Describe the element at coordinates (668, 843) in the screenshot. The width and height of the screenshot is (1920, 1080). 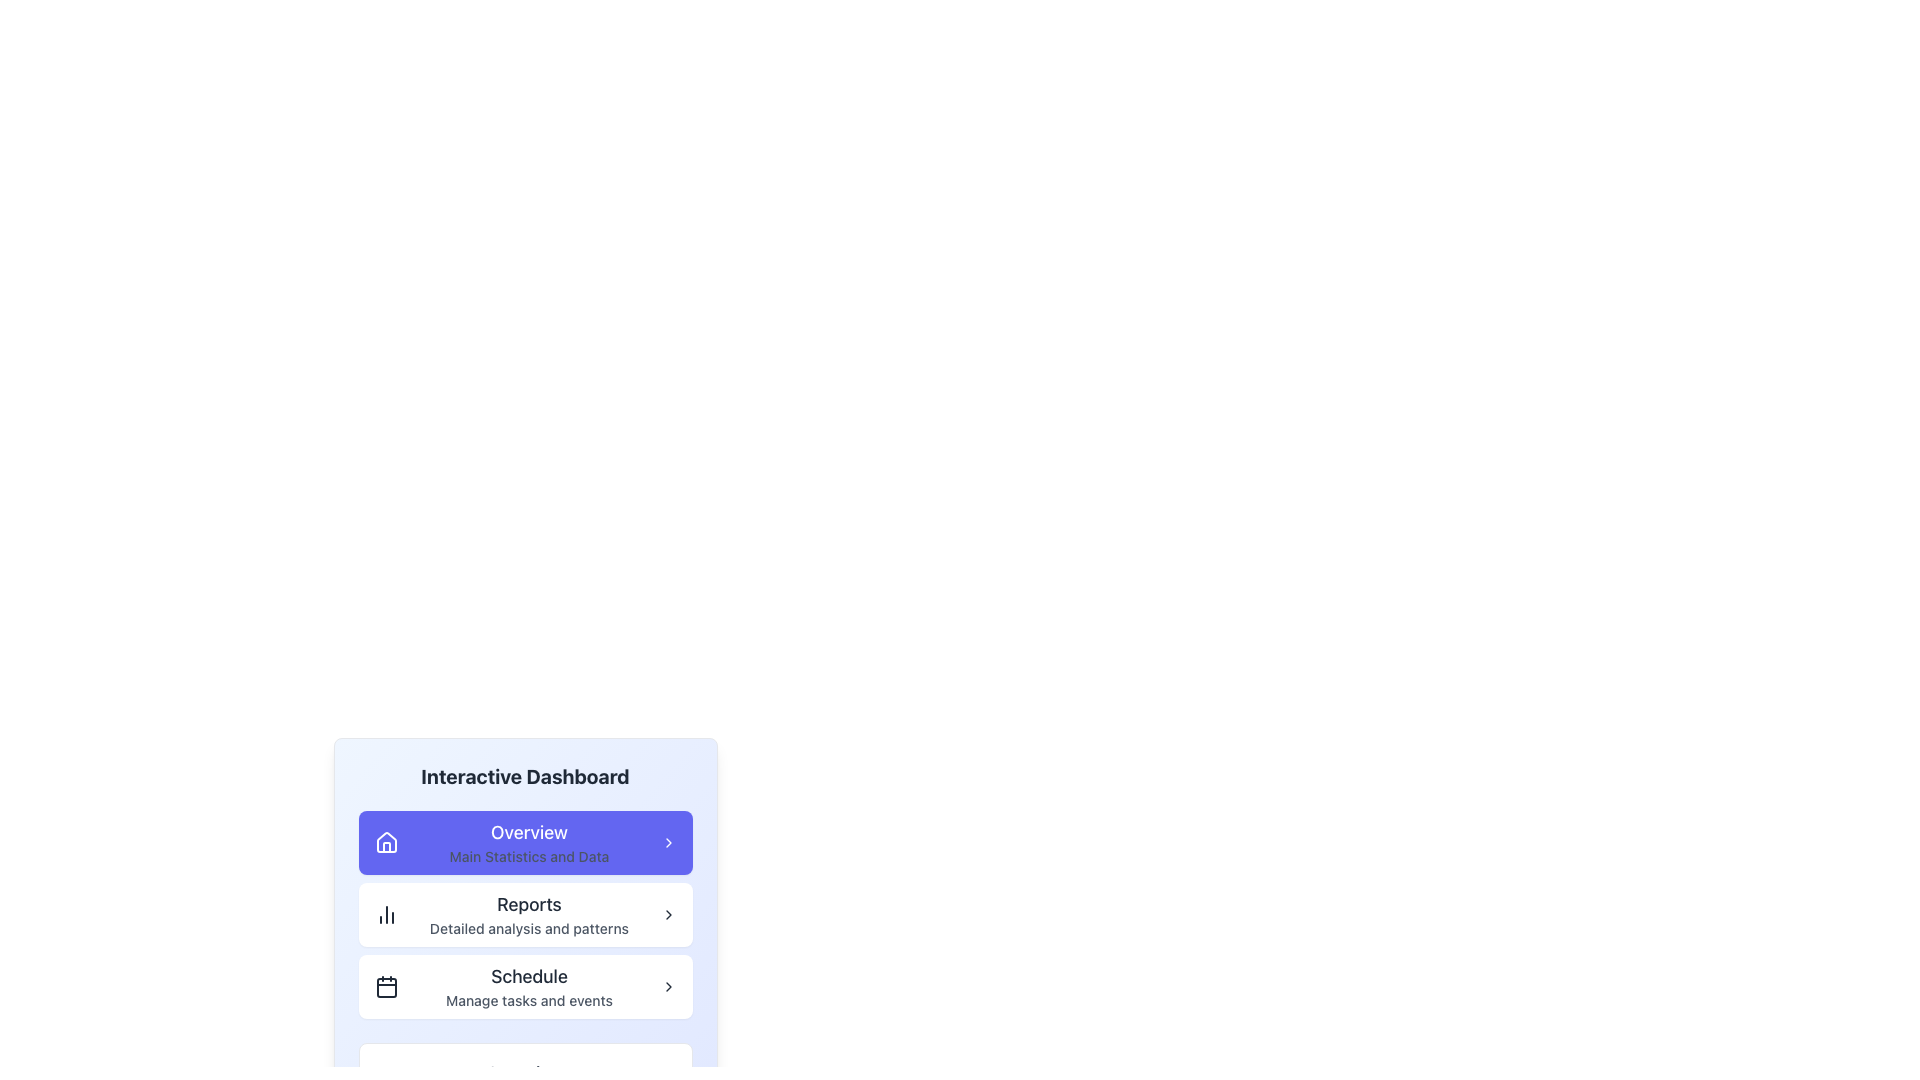
I see `the right chevron icon, which is the rightmost component of the blue 'Overview' button in the sidebar menu, for visual cues` at that location.